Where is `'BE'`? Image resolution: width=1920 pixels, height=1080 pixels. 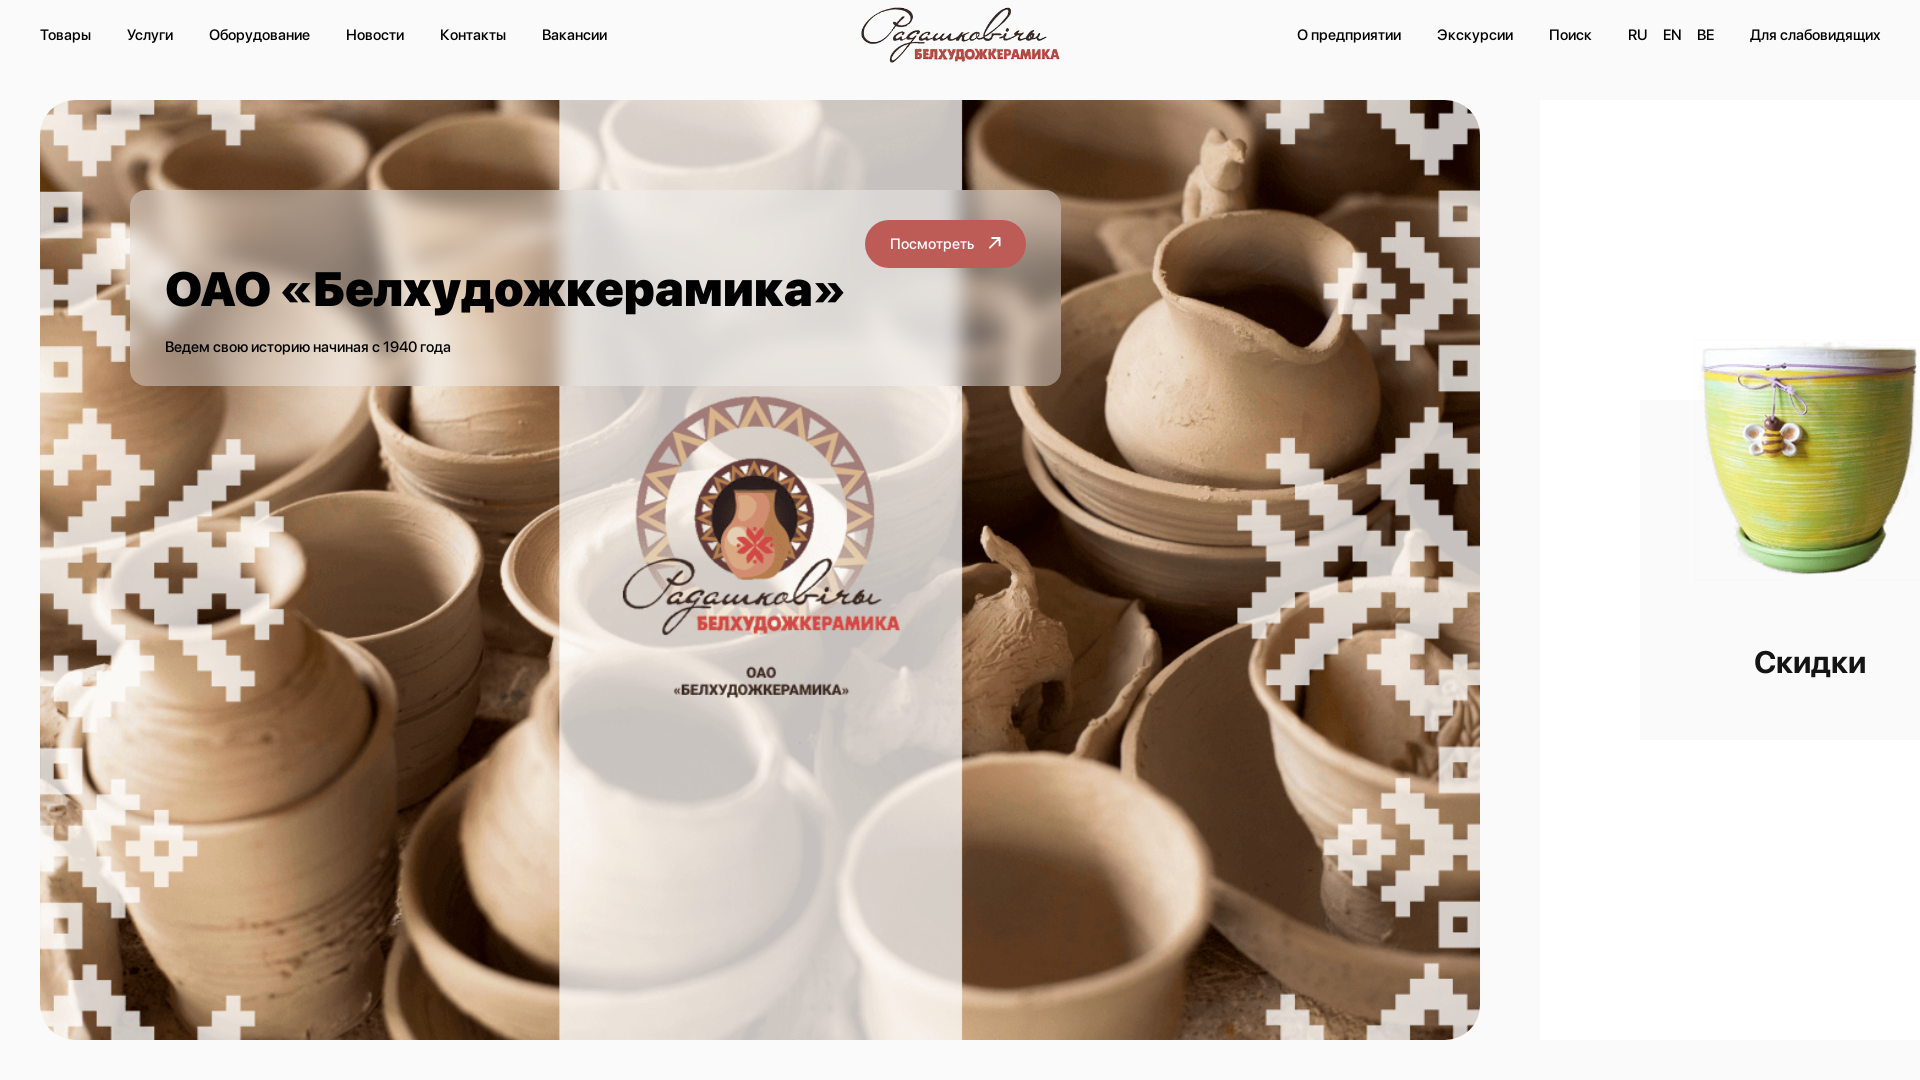 'BE' is located at coordinates (1696, 34).